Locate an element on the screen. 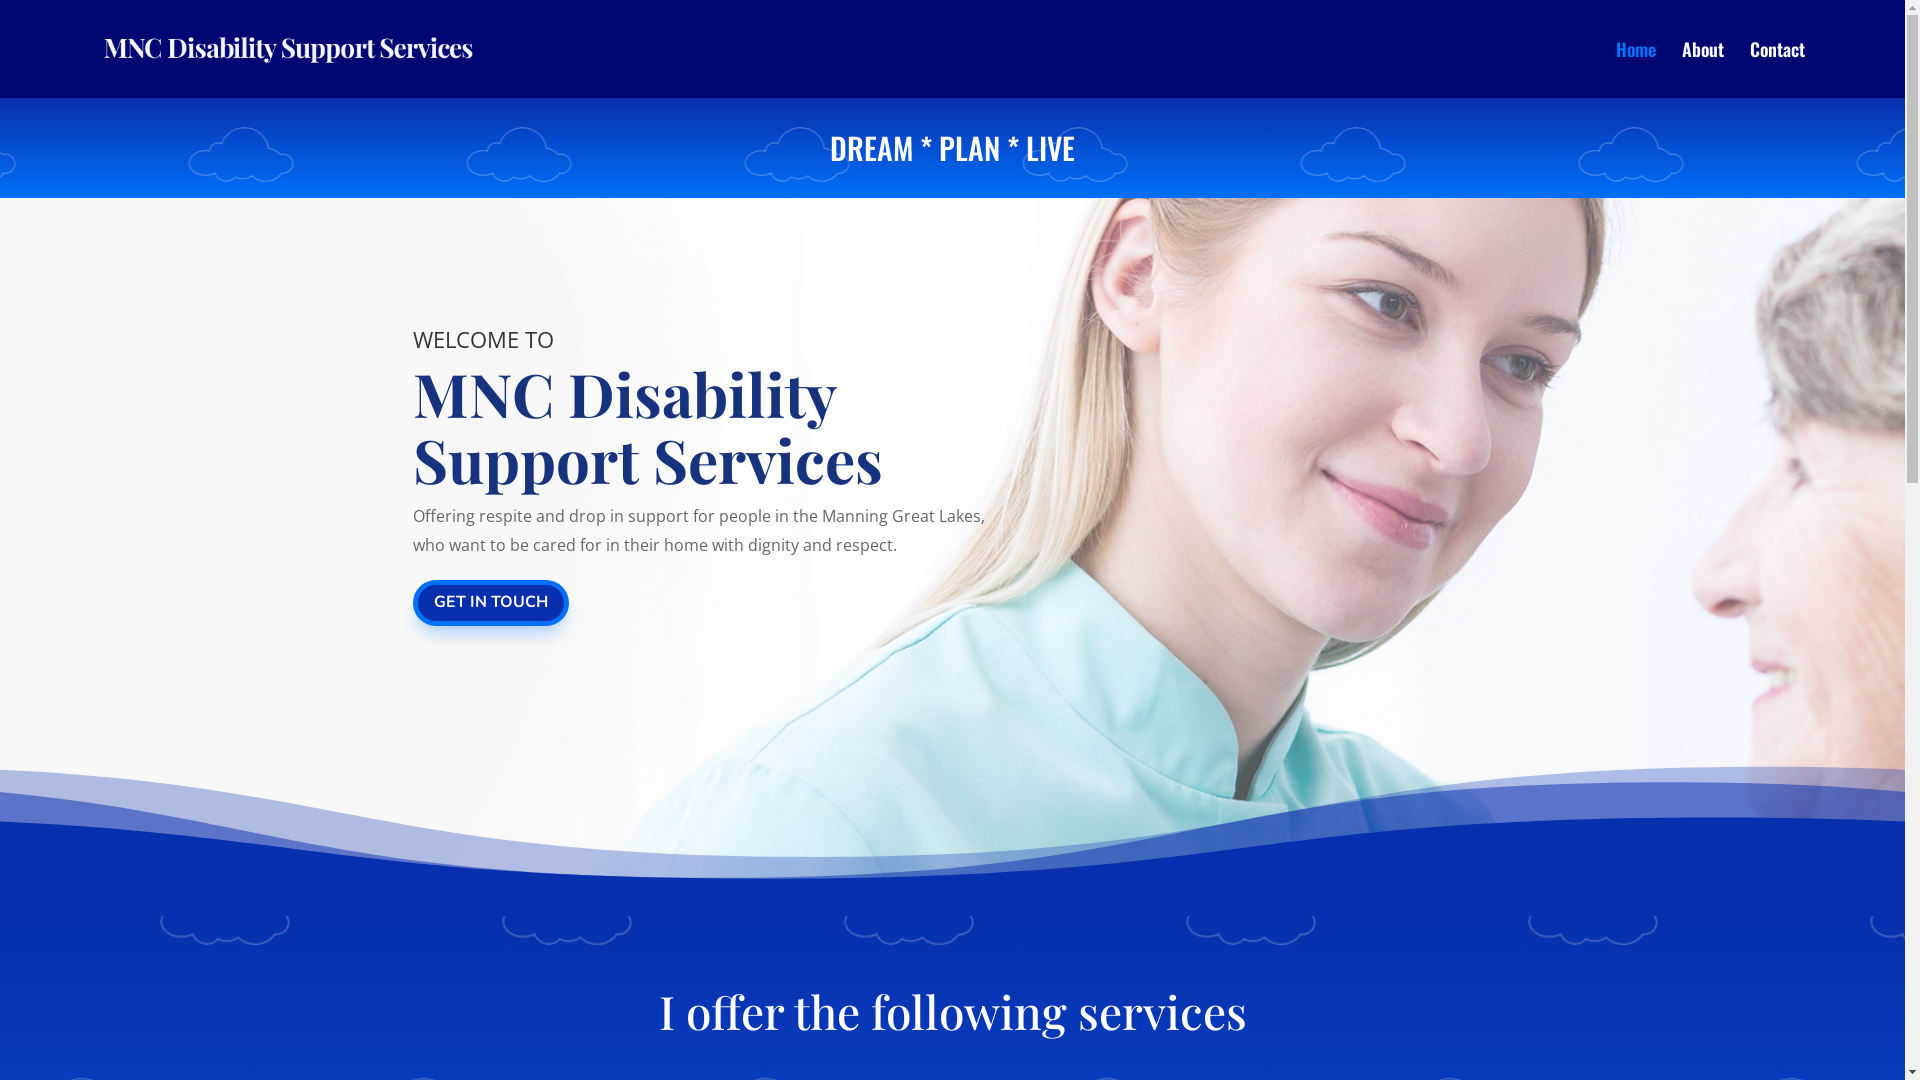  'Contact' is located at coordinates (1777, 68).